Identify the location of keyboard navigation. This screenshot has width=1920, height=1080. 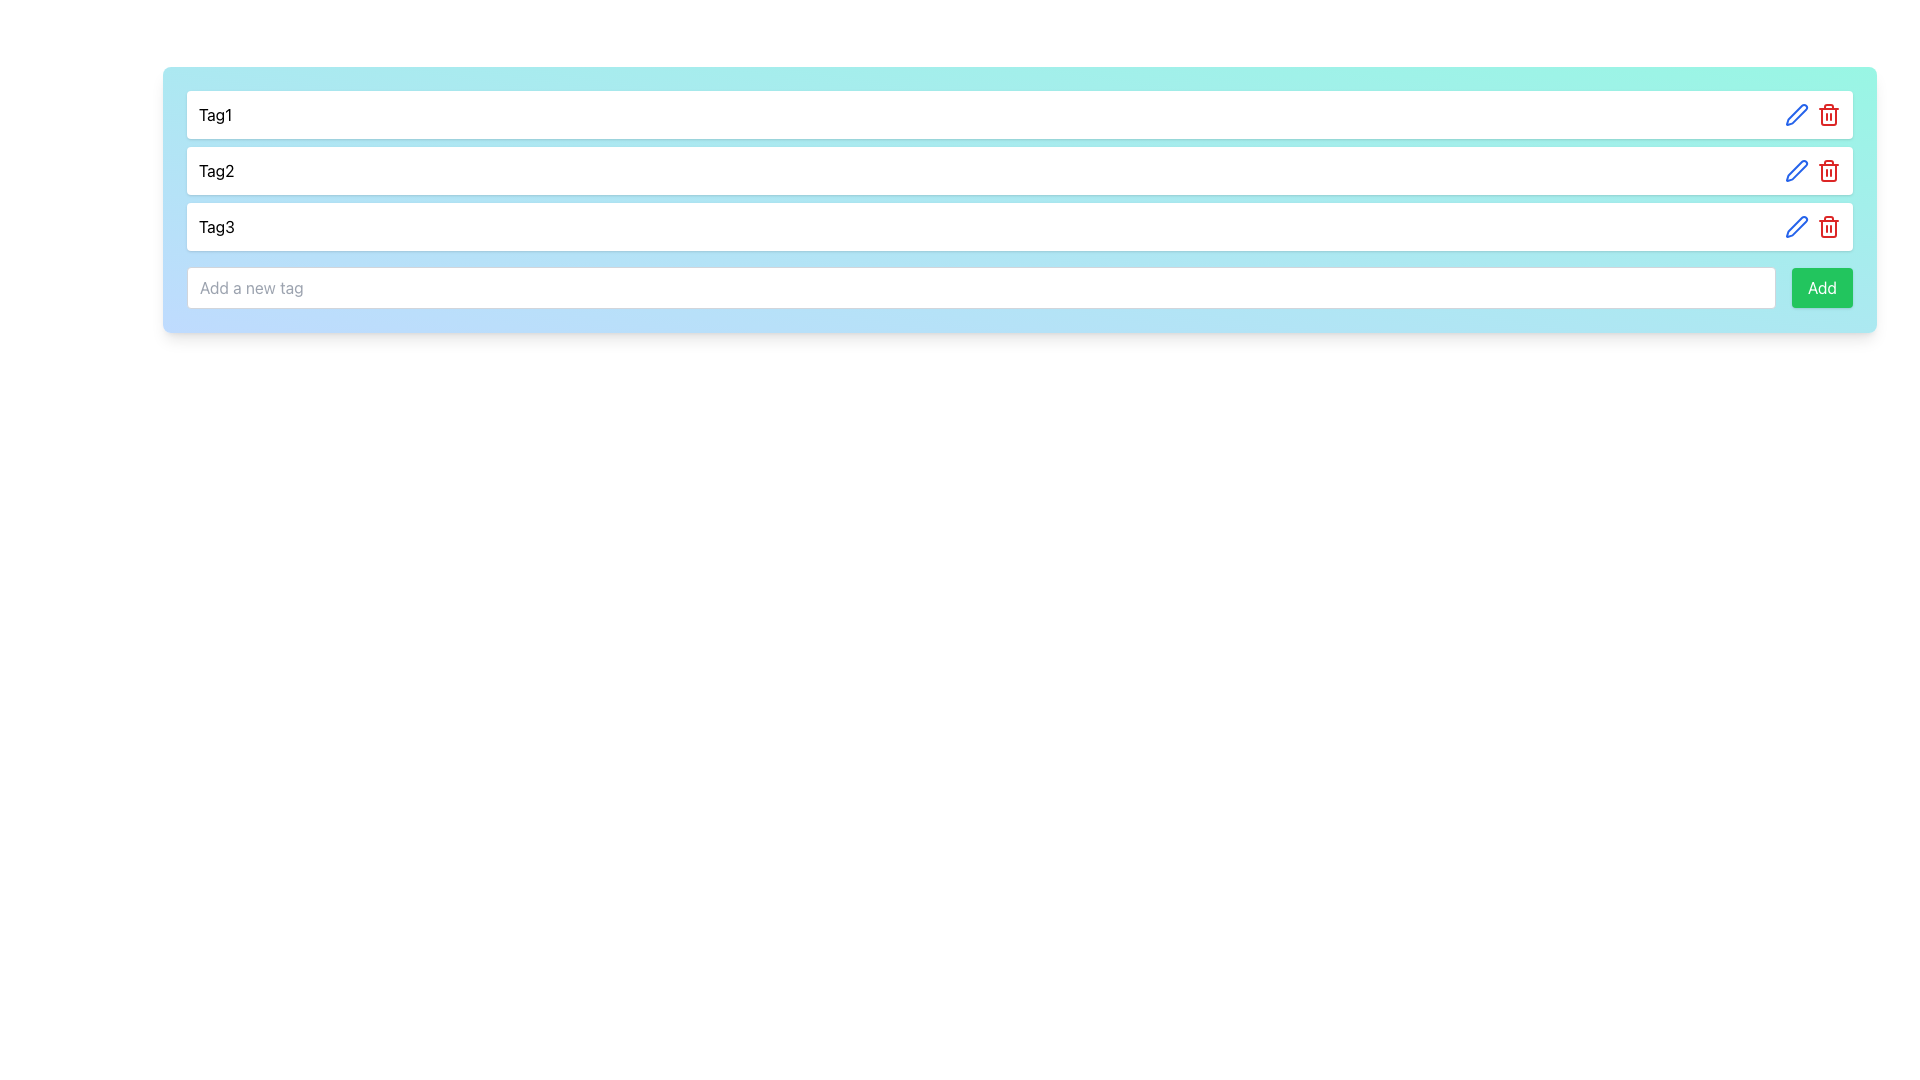
(1822, 288).